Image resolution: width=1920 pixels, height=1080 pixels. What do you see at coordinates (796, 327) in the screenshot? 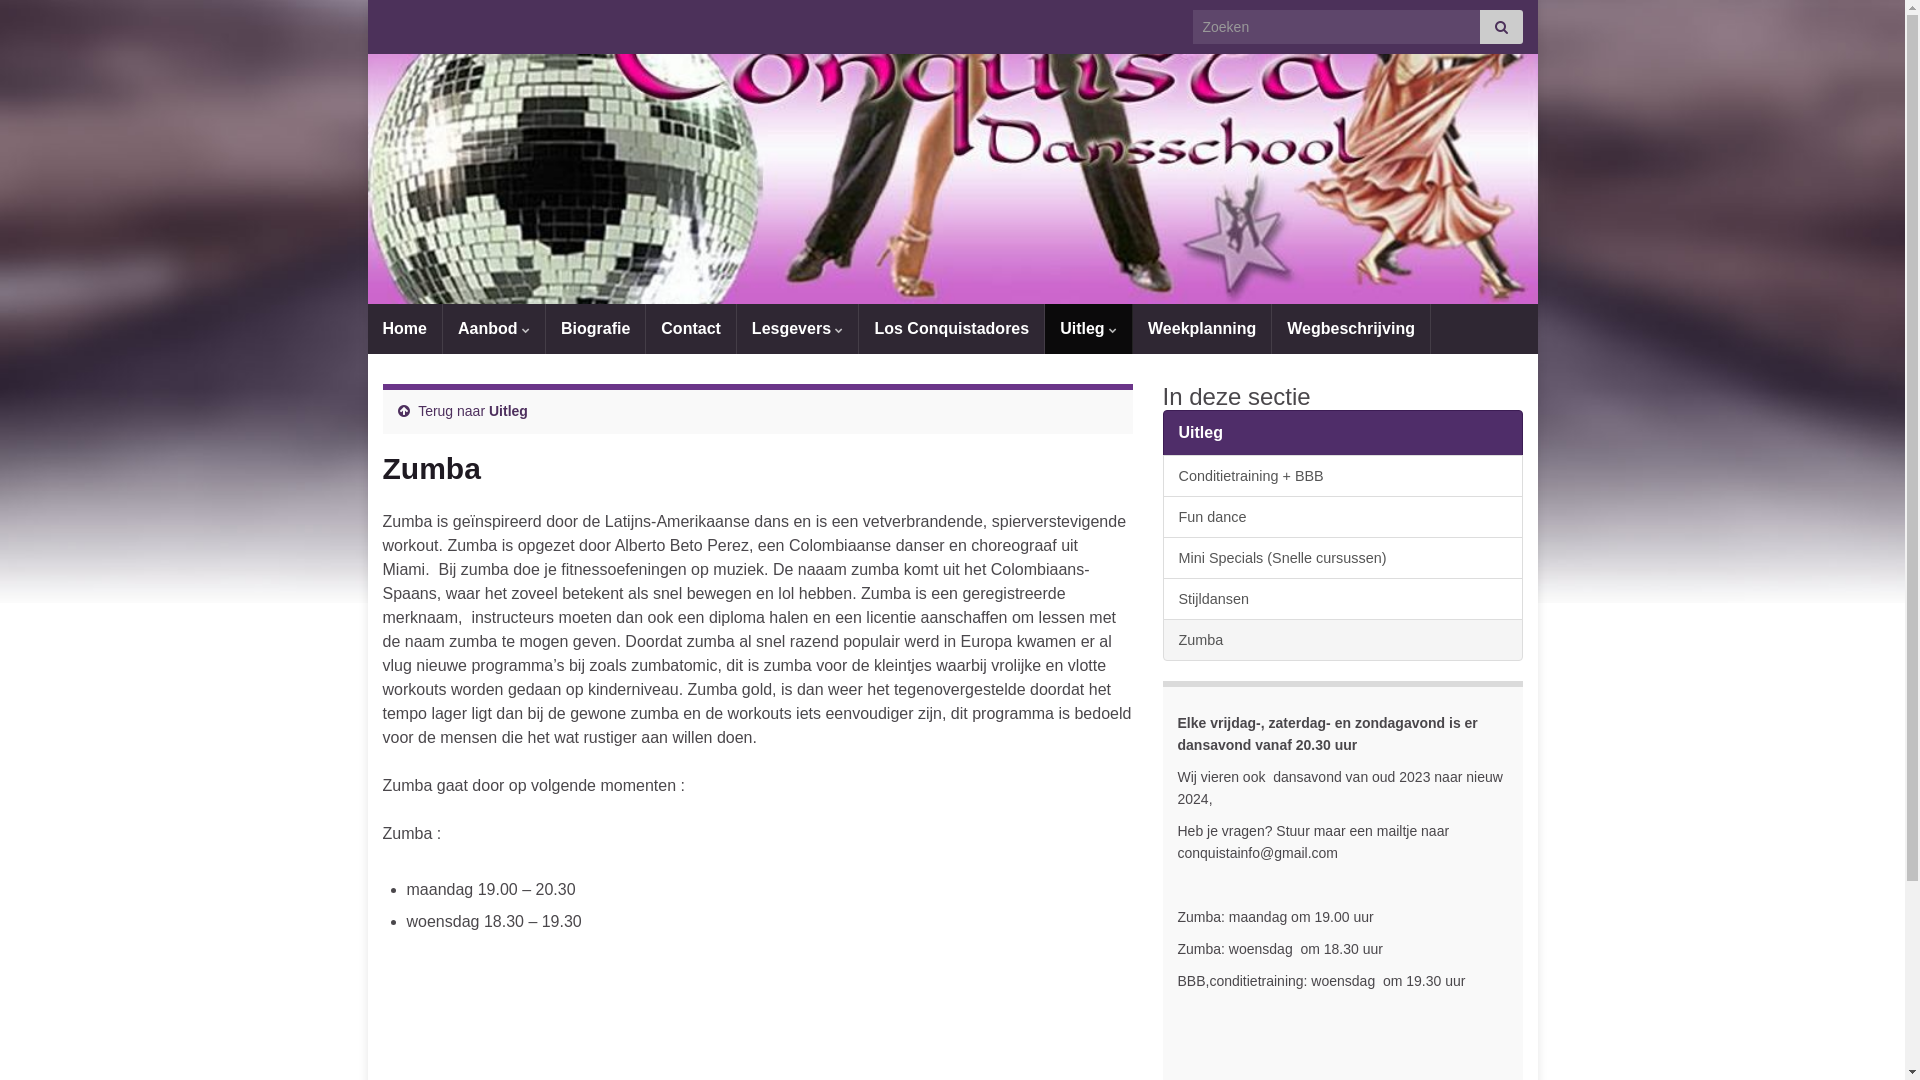
I see `'Lesgevers'` at bounding box center [796, 327].